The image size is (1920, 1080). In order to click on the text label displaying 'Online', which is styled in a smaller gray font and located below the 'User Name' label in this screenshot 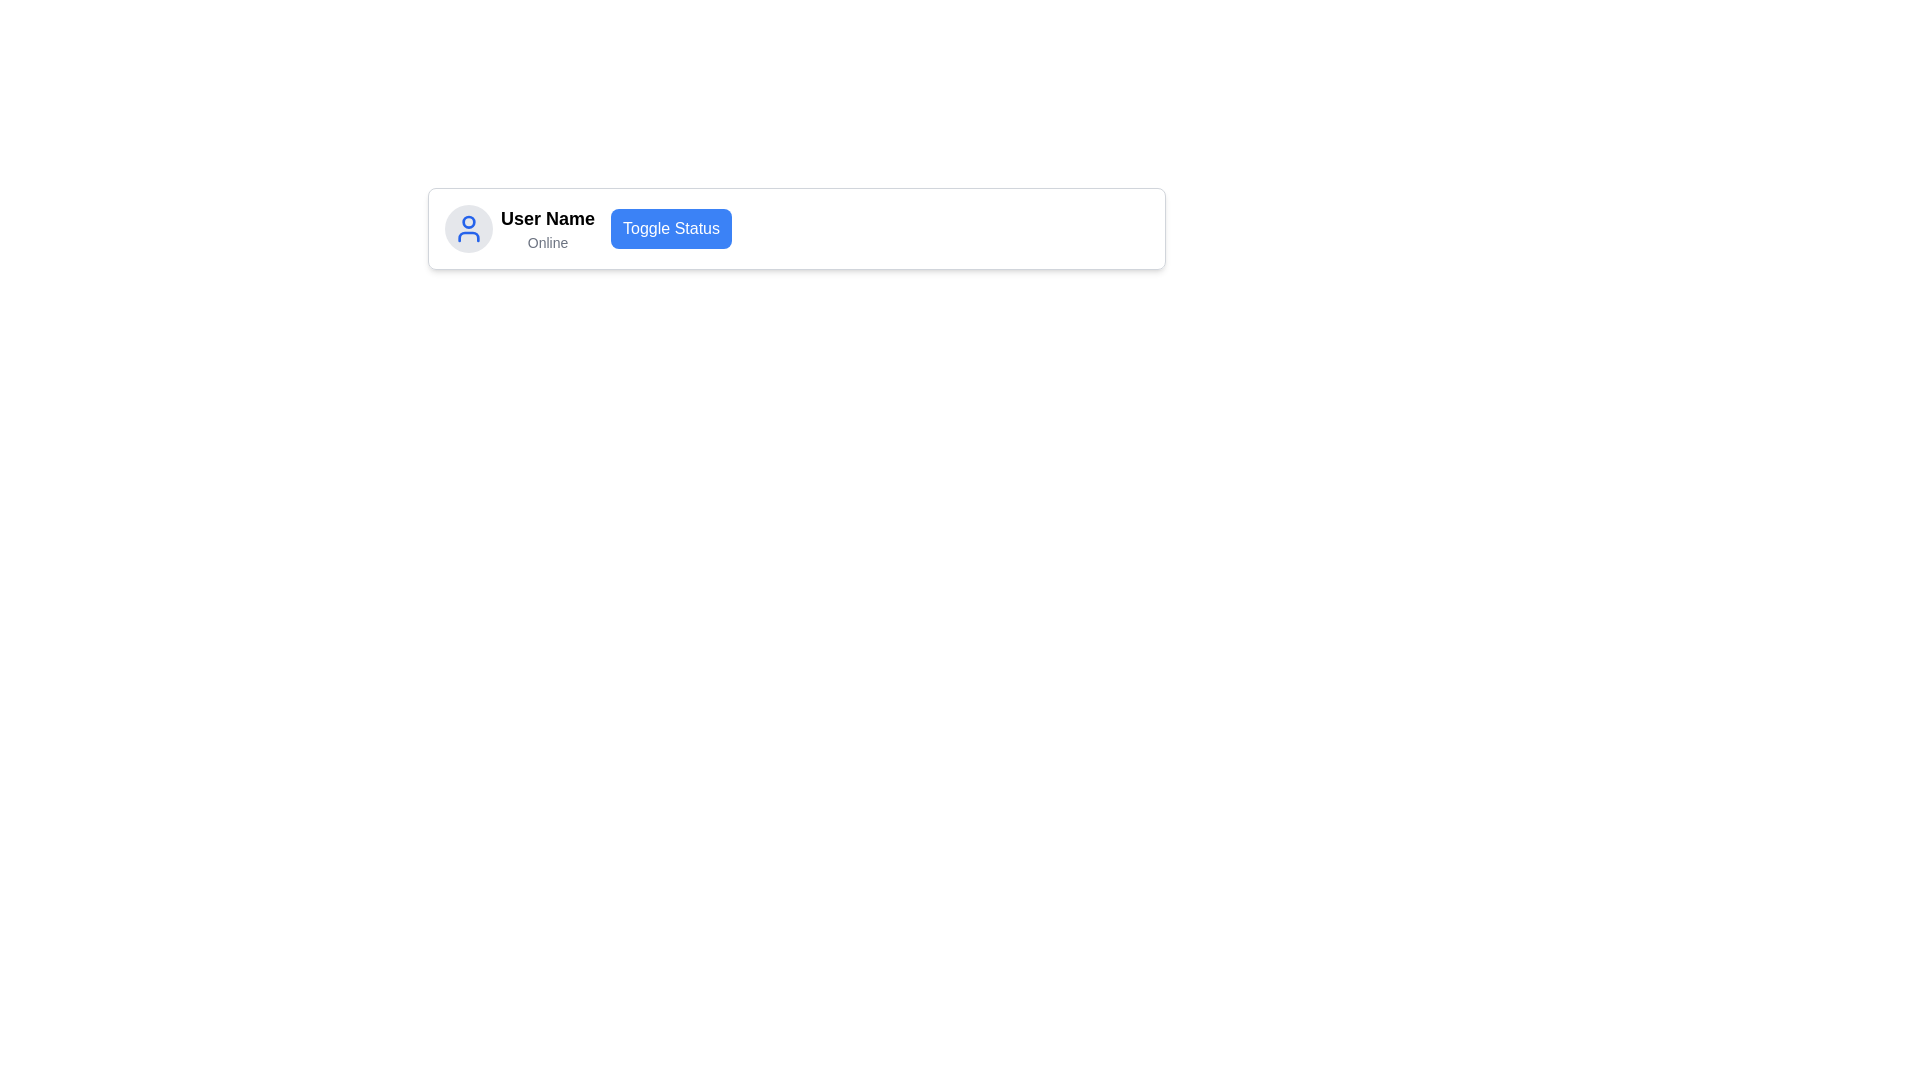, I will do `click(547, 242)`.